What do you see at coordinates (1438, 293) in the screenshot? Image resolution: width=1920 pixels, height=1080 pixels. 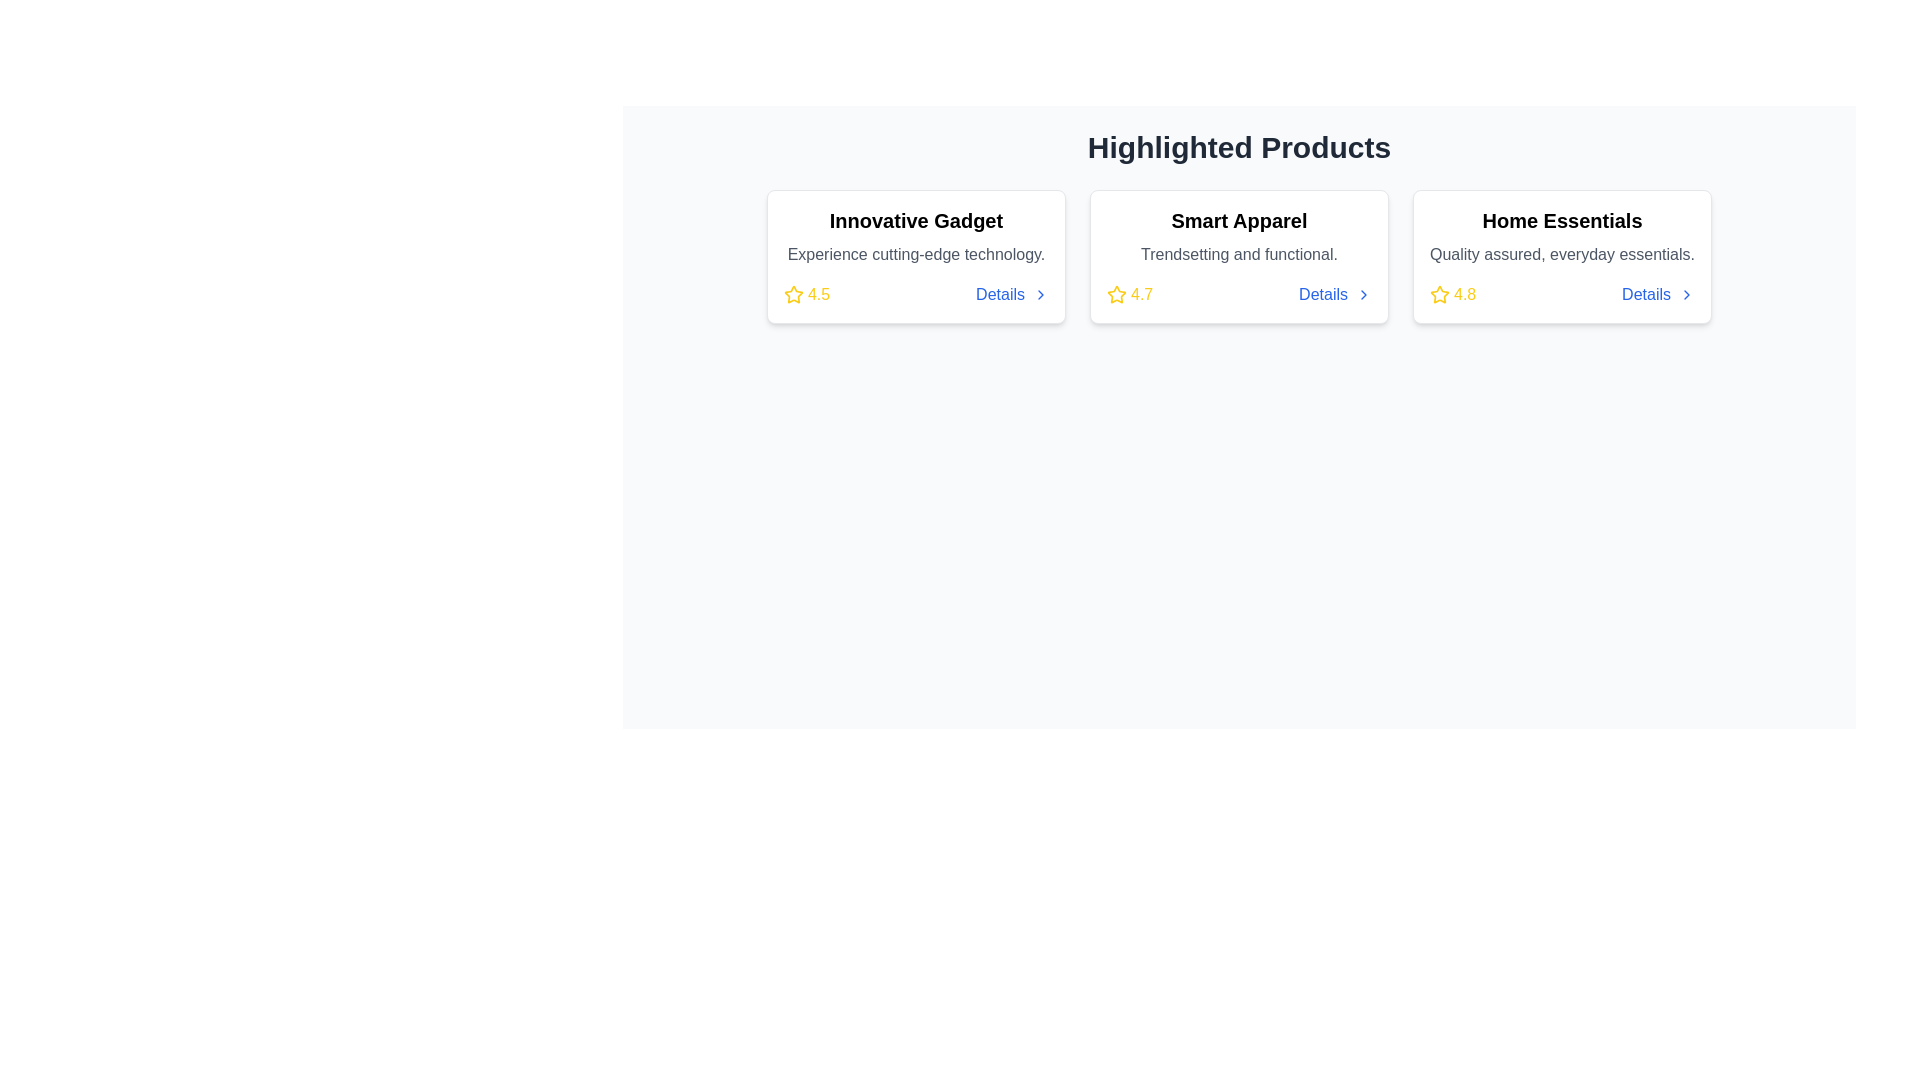 I see `the star-shaped icon with a hollow center and yellow outline, which is located in the 'Home Essentials' section, below its title and to the left of the numeric rating value '4.8'` at bounding box center [1438, 293].